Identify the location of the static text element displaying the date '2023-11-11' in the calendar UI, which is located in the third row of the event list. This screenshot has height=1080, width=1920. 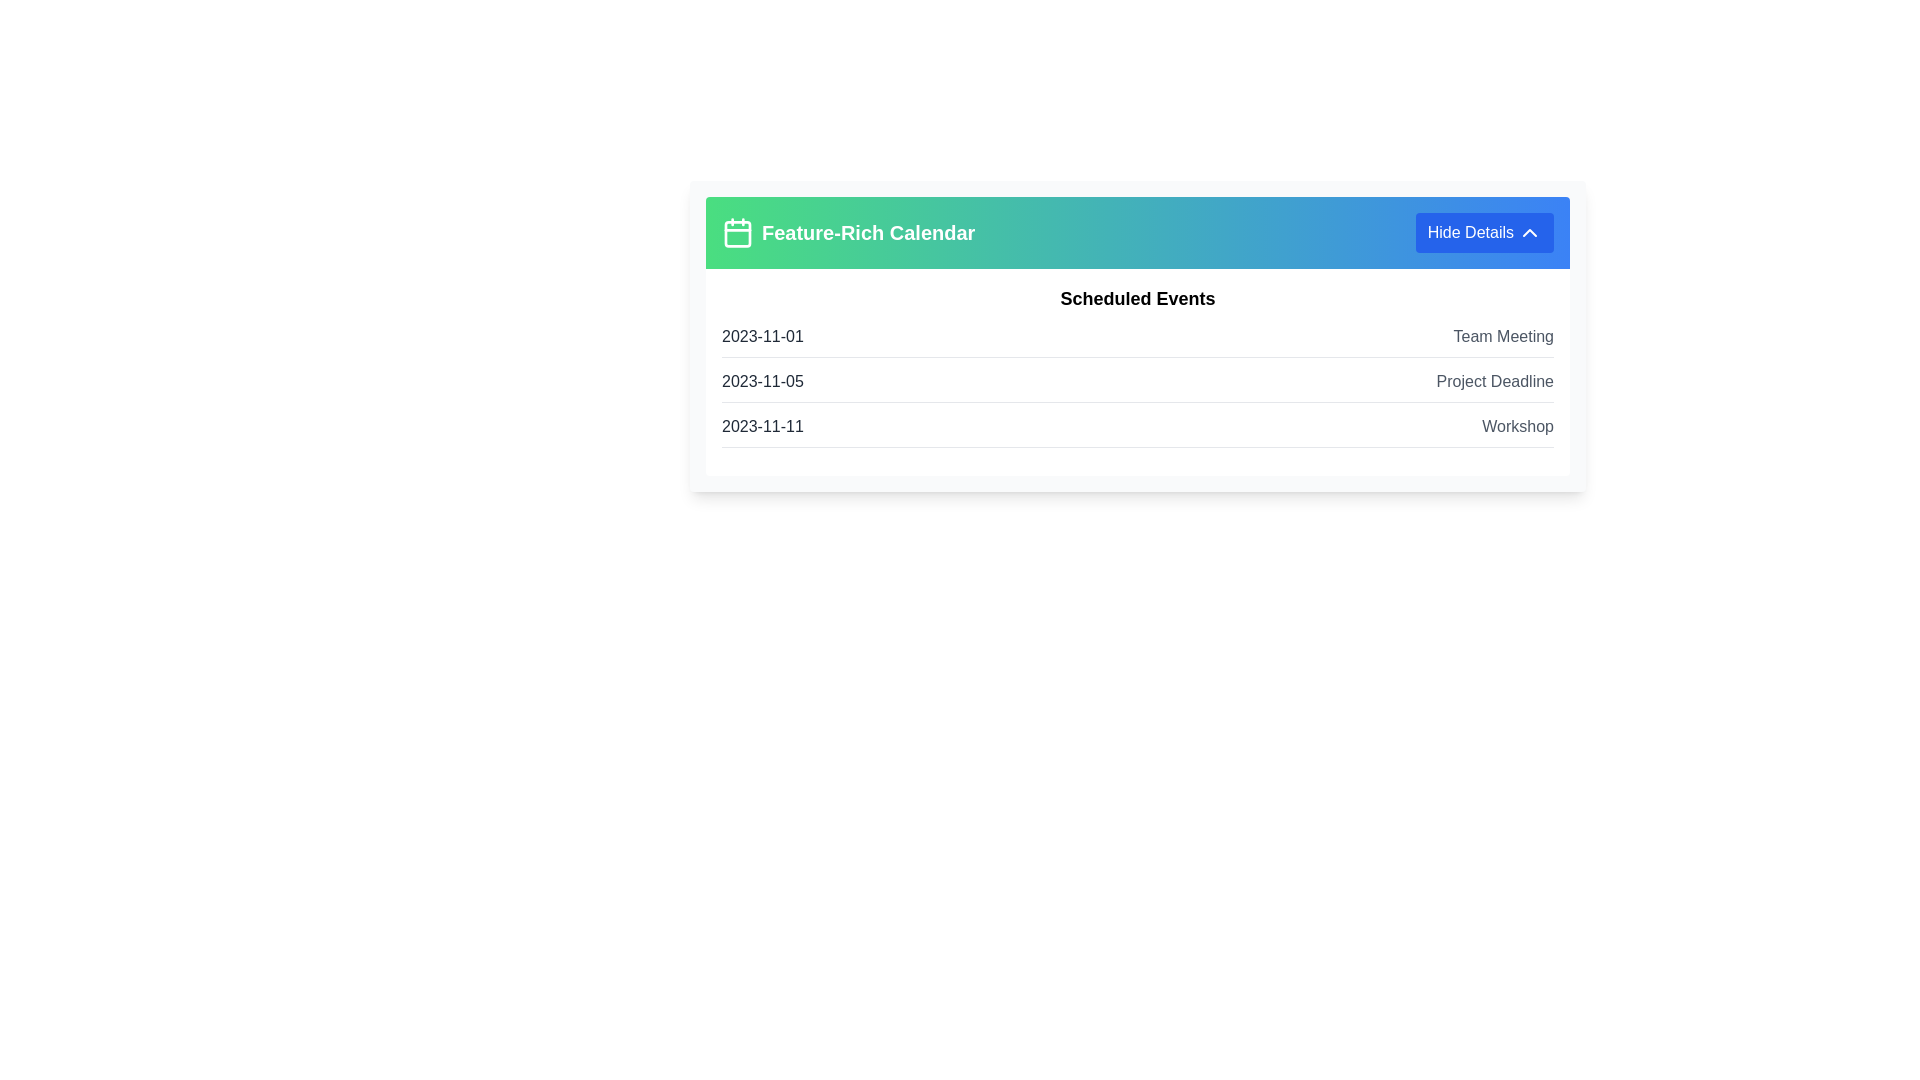
(762, 426).